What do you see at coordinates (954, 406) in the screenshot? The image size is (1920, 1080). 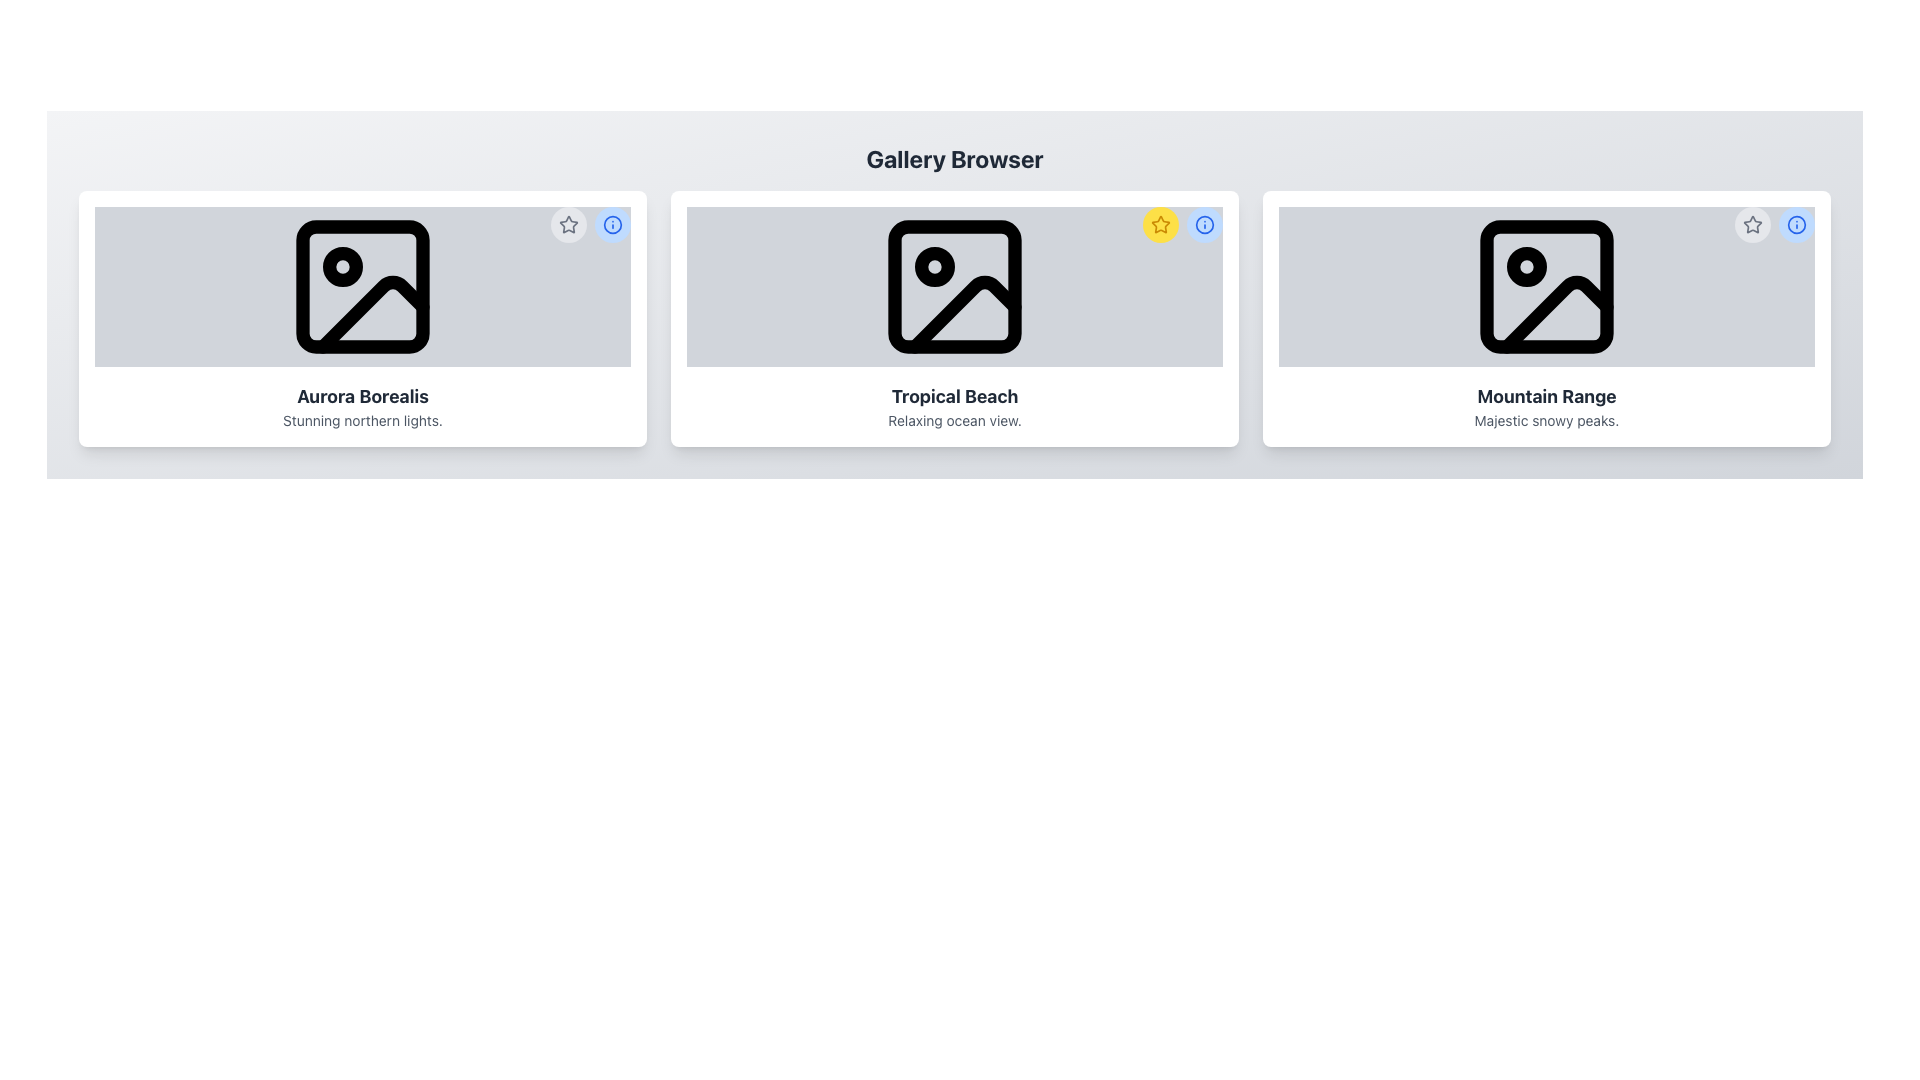 I see `text block titled 'Tropical Beach' located in the middle card of a horizontally aligned set of three cards` at bounding box center [954, 406].